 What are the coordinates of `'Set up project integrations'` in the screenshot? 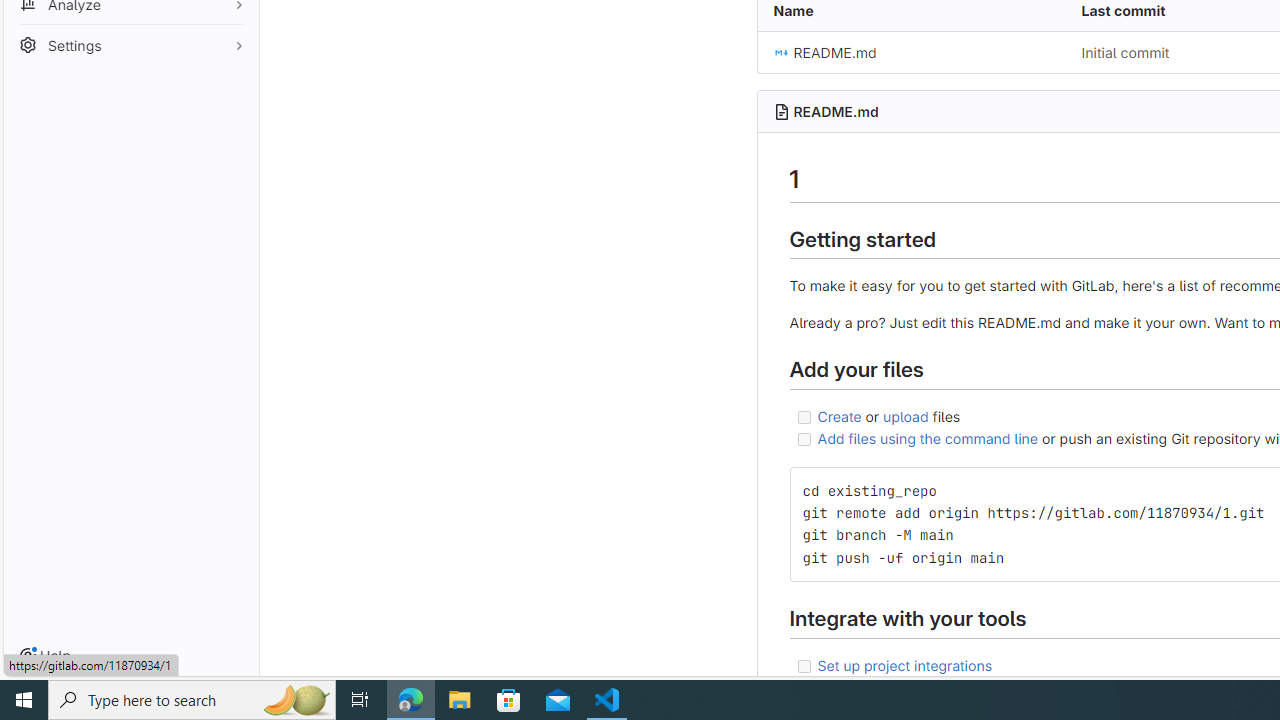 It's located at (903, 664).